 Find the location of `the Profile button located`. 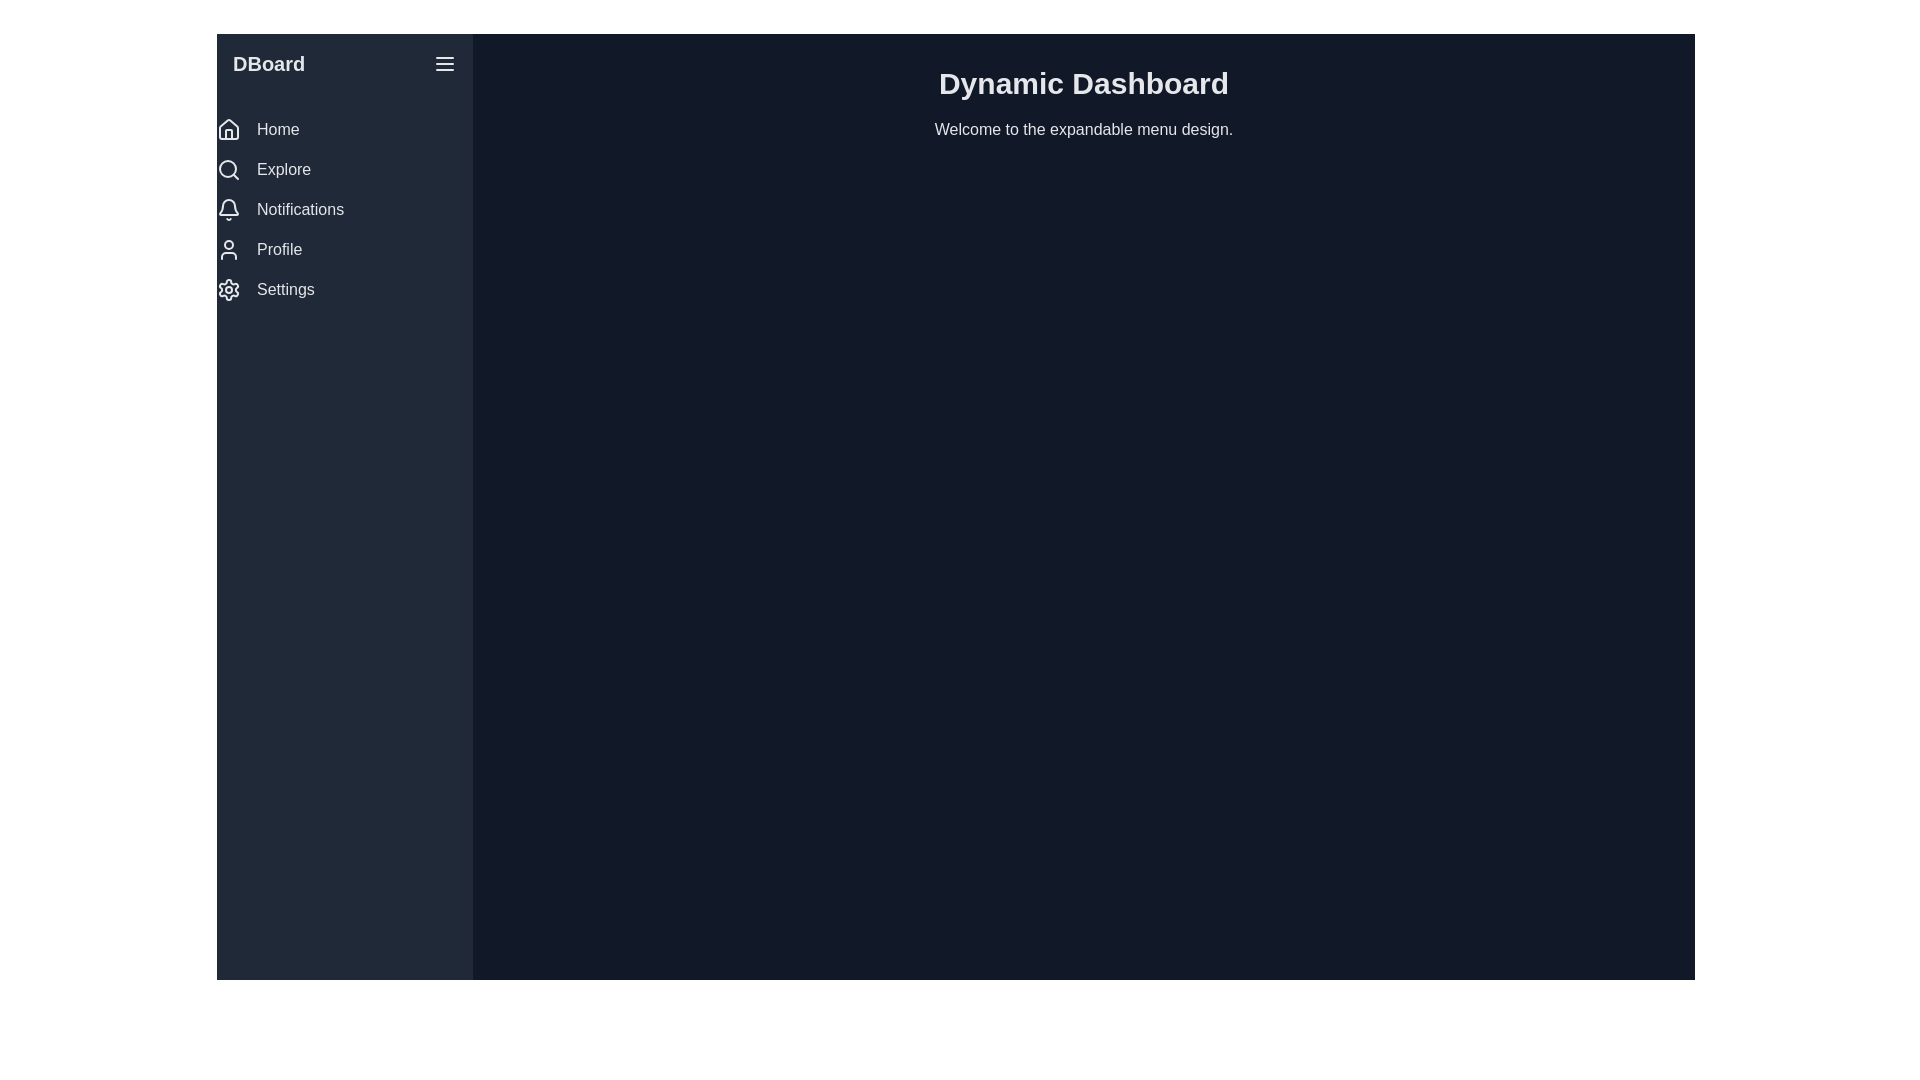

the Profile button located is located at coordinates (345, 249).